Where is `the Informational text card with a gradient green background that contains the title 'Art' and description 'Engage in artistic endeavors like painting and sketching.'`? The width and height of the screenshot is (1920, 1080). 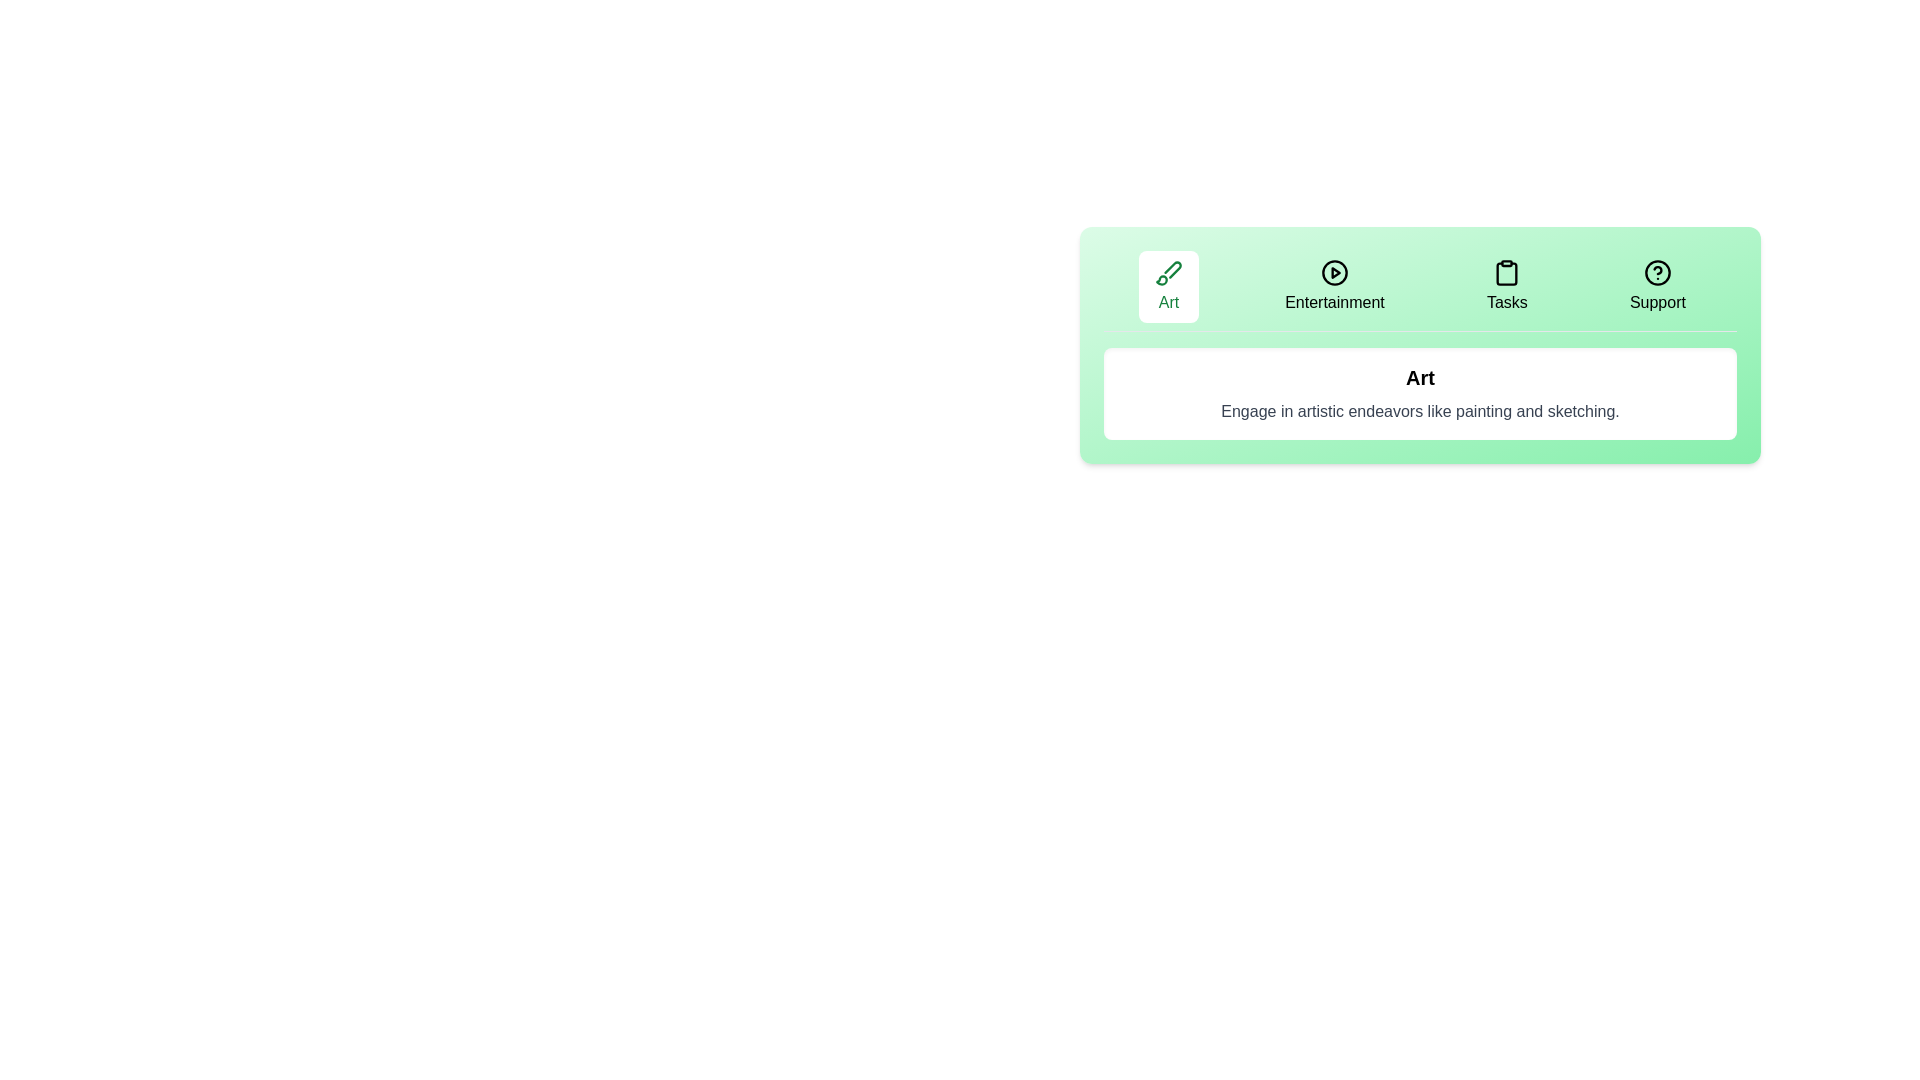 the Informational text card with a gradient green background that contains the title 'Art' and description 'Engage in artistic endeavors like painting and sketching.' is located at coordinates (1419, 344).